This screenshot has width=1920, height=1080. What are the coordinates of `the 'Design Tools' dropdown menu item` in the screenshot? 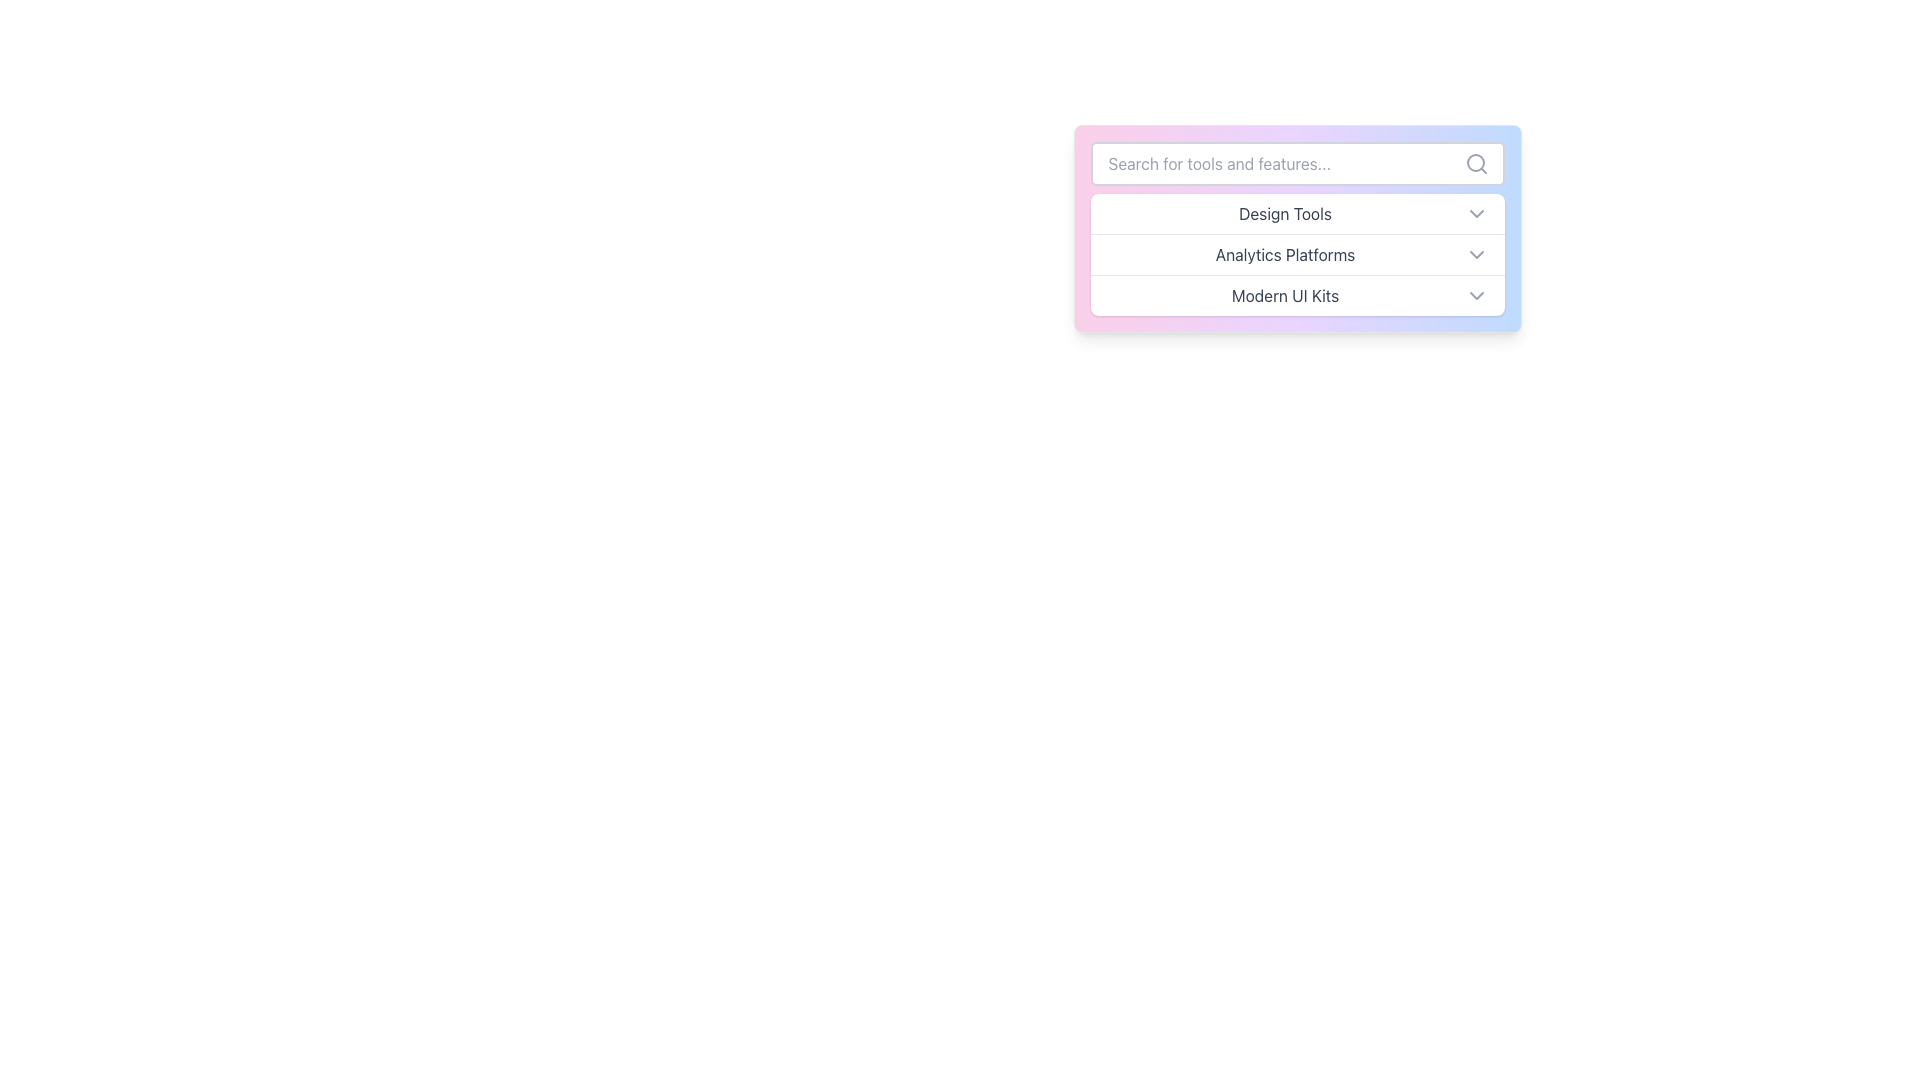 It's located at (1297, 213).